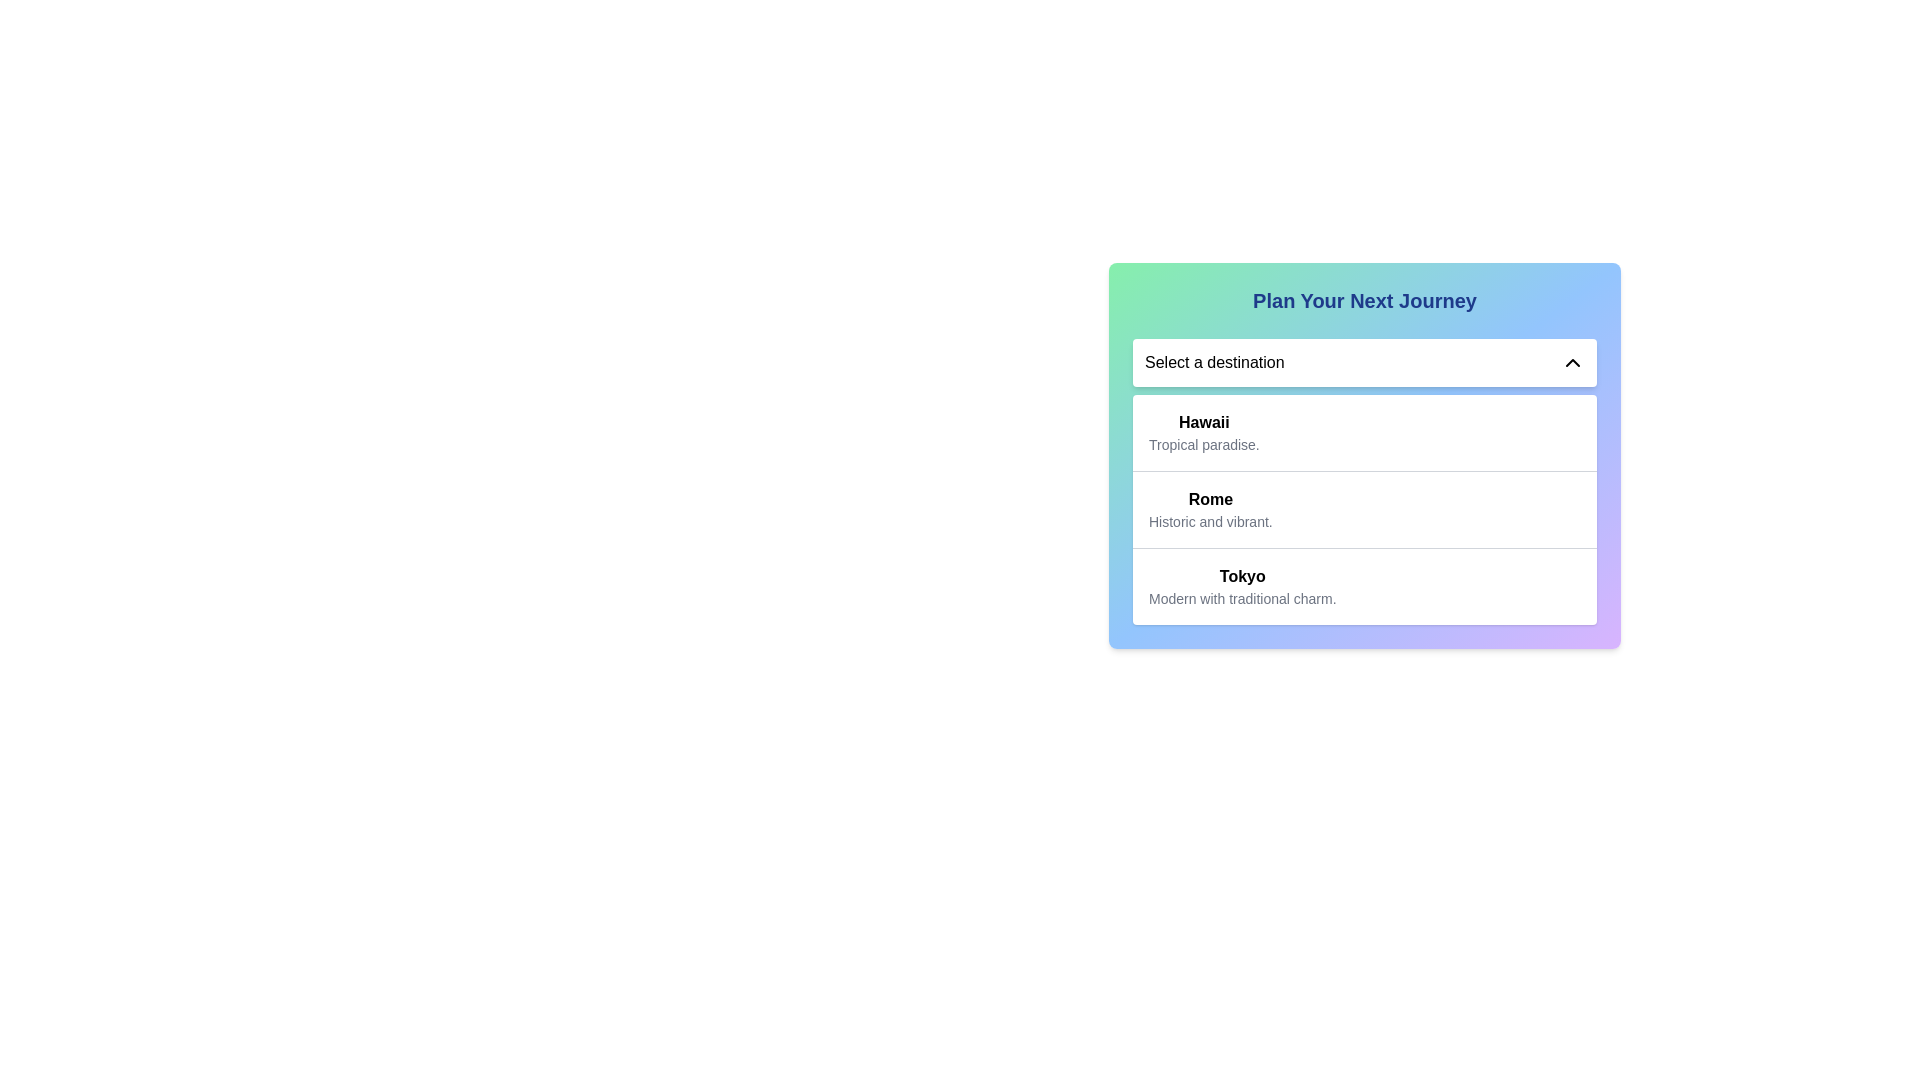 The height and width of the screenshot is (1080, 1920). Describe the element at coordinates (1213, 362) in the screenshot. I see `the text label displaying 'Select a destination' located in the left section of the dropdown menu` at that location.